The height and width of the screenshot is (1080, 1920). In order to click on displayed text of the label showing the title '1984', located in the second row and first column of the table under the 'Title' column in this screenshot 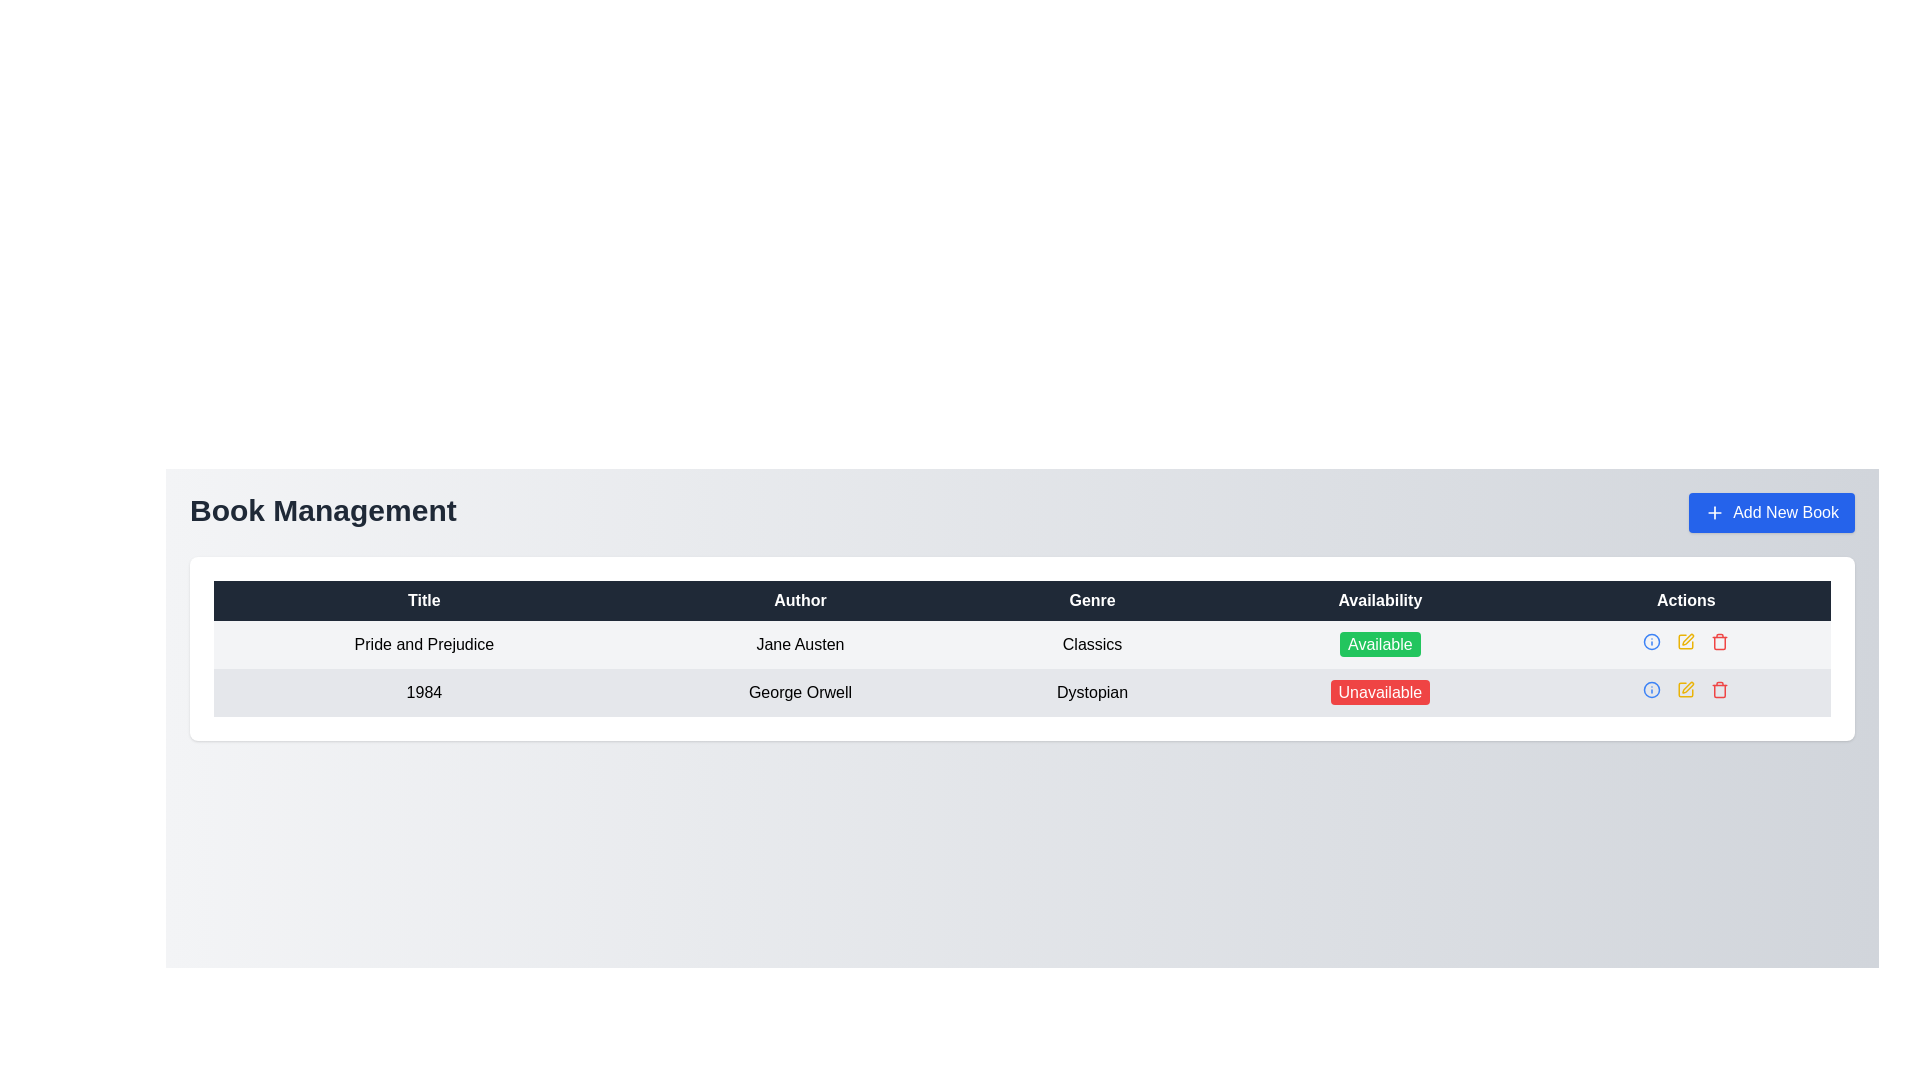, I will do `click(423, 692)`.